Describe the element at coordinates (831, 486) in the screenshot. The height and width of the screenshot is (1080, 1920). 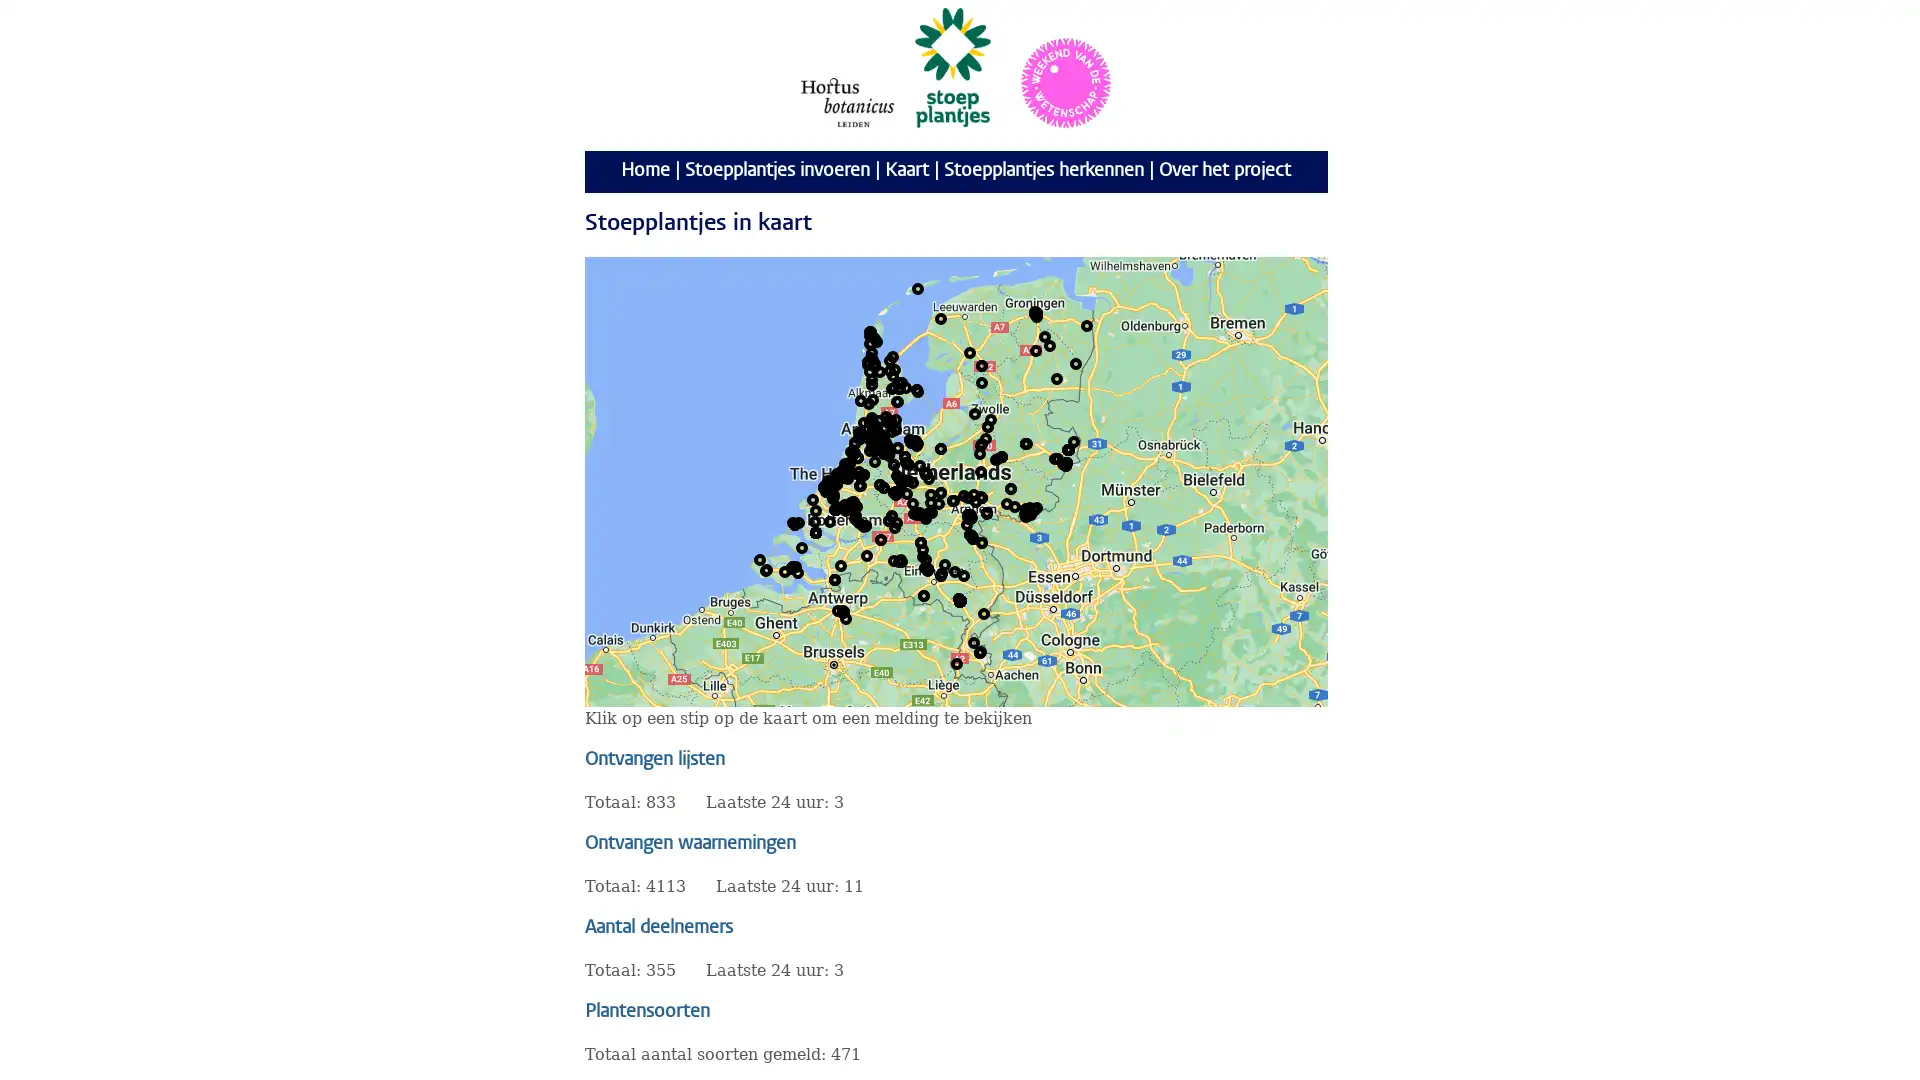
I see `Telling van Annemiek op 07 mei 2022` at that location.